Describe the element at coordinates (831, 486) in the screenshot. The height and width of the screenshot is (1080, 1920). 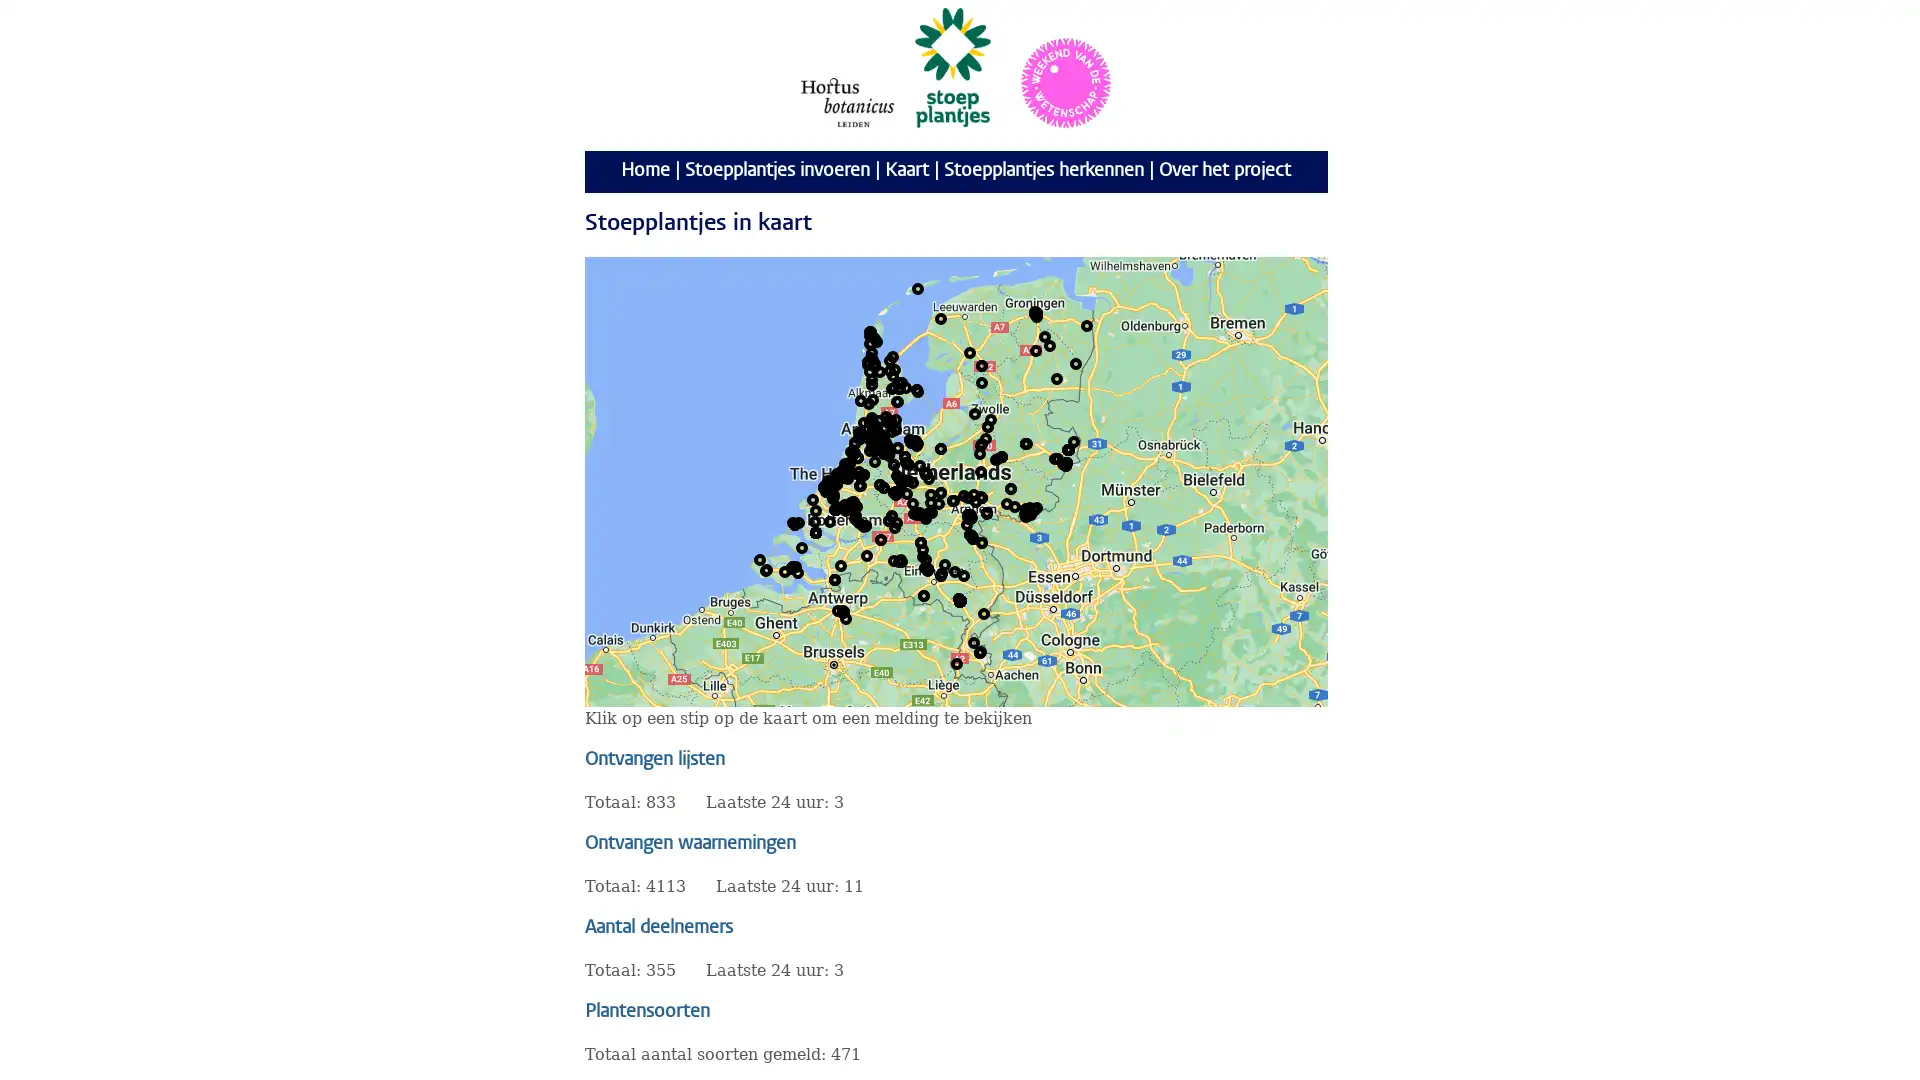
I see `Telling van Annemiek op 07 mei 2022` at that location.